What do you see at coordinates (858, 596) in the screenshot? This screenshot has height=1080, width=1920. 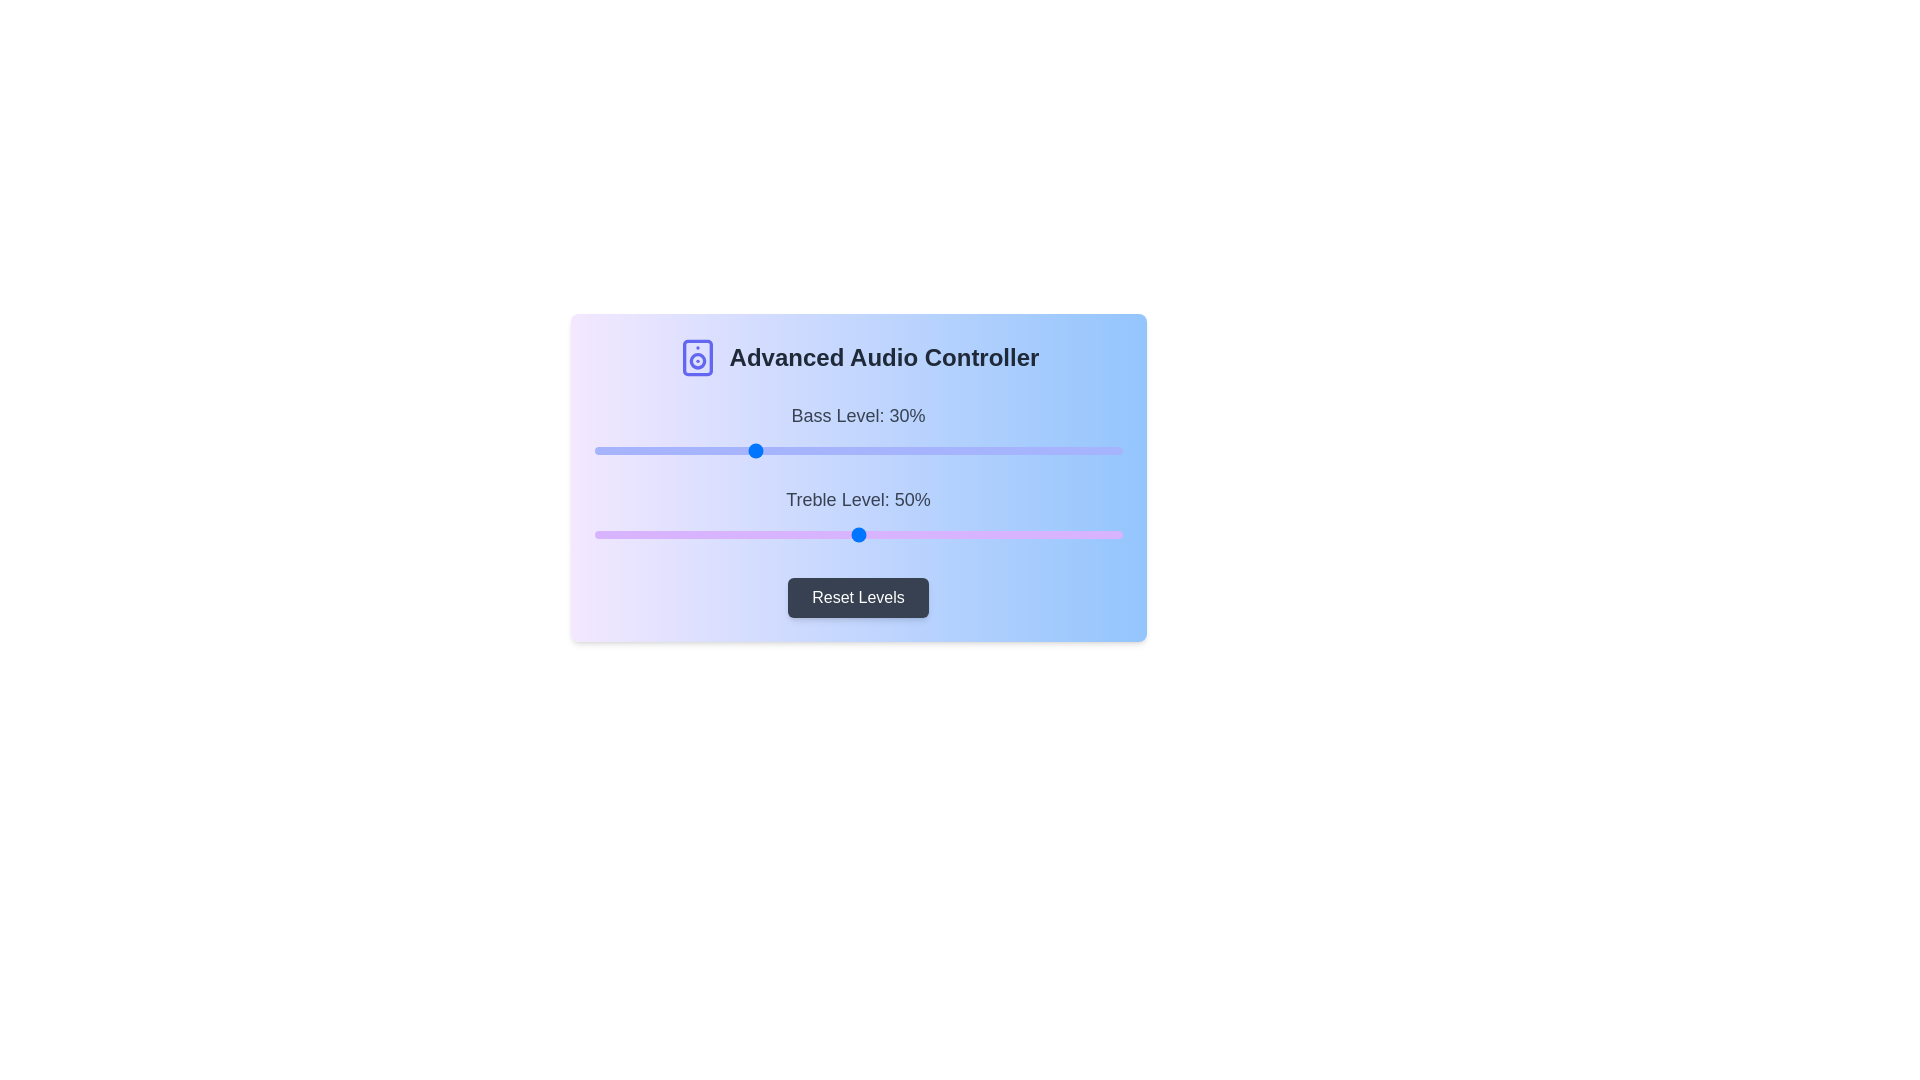 I see `the 'Reset Levels' button to reset both sliders to their default values` at bounding box center [858, 596].